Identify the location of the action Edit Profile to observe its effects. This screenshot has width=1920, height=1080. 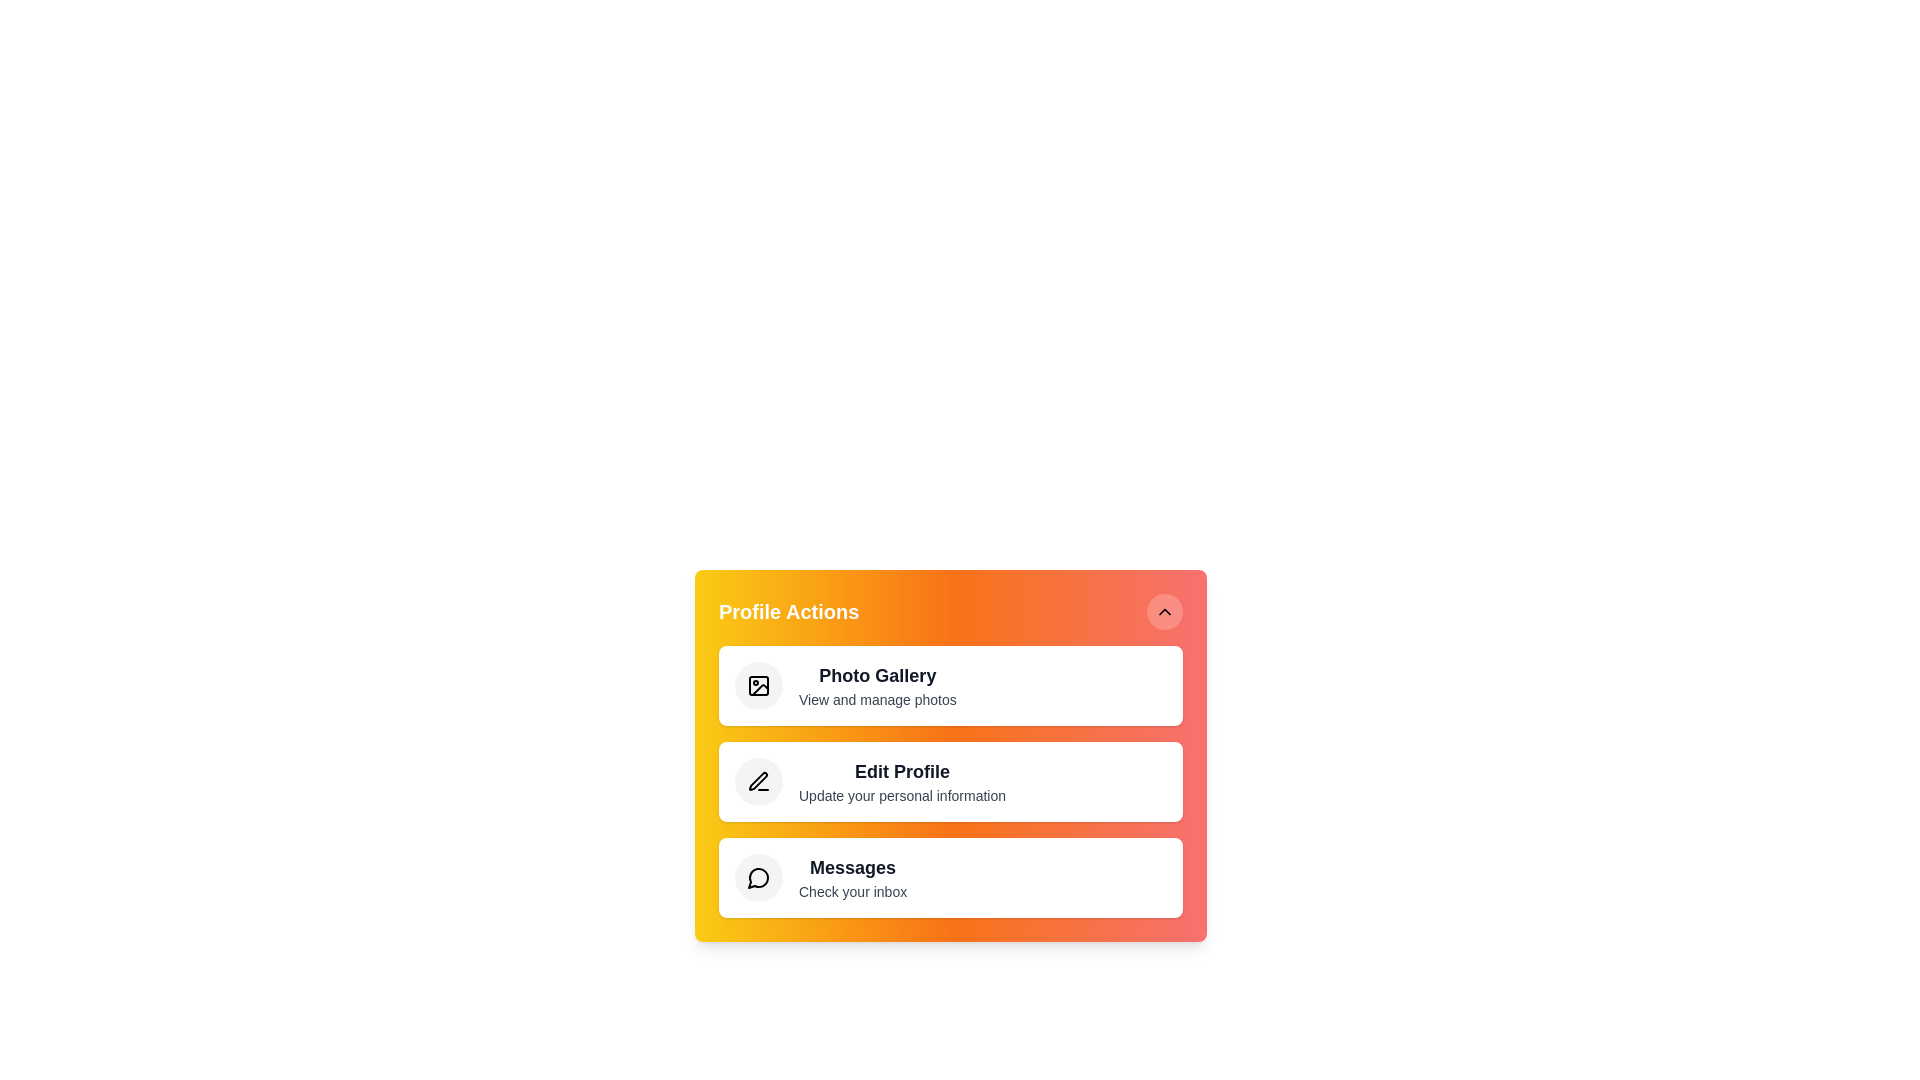
(757, 781).